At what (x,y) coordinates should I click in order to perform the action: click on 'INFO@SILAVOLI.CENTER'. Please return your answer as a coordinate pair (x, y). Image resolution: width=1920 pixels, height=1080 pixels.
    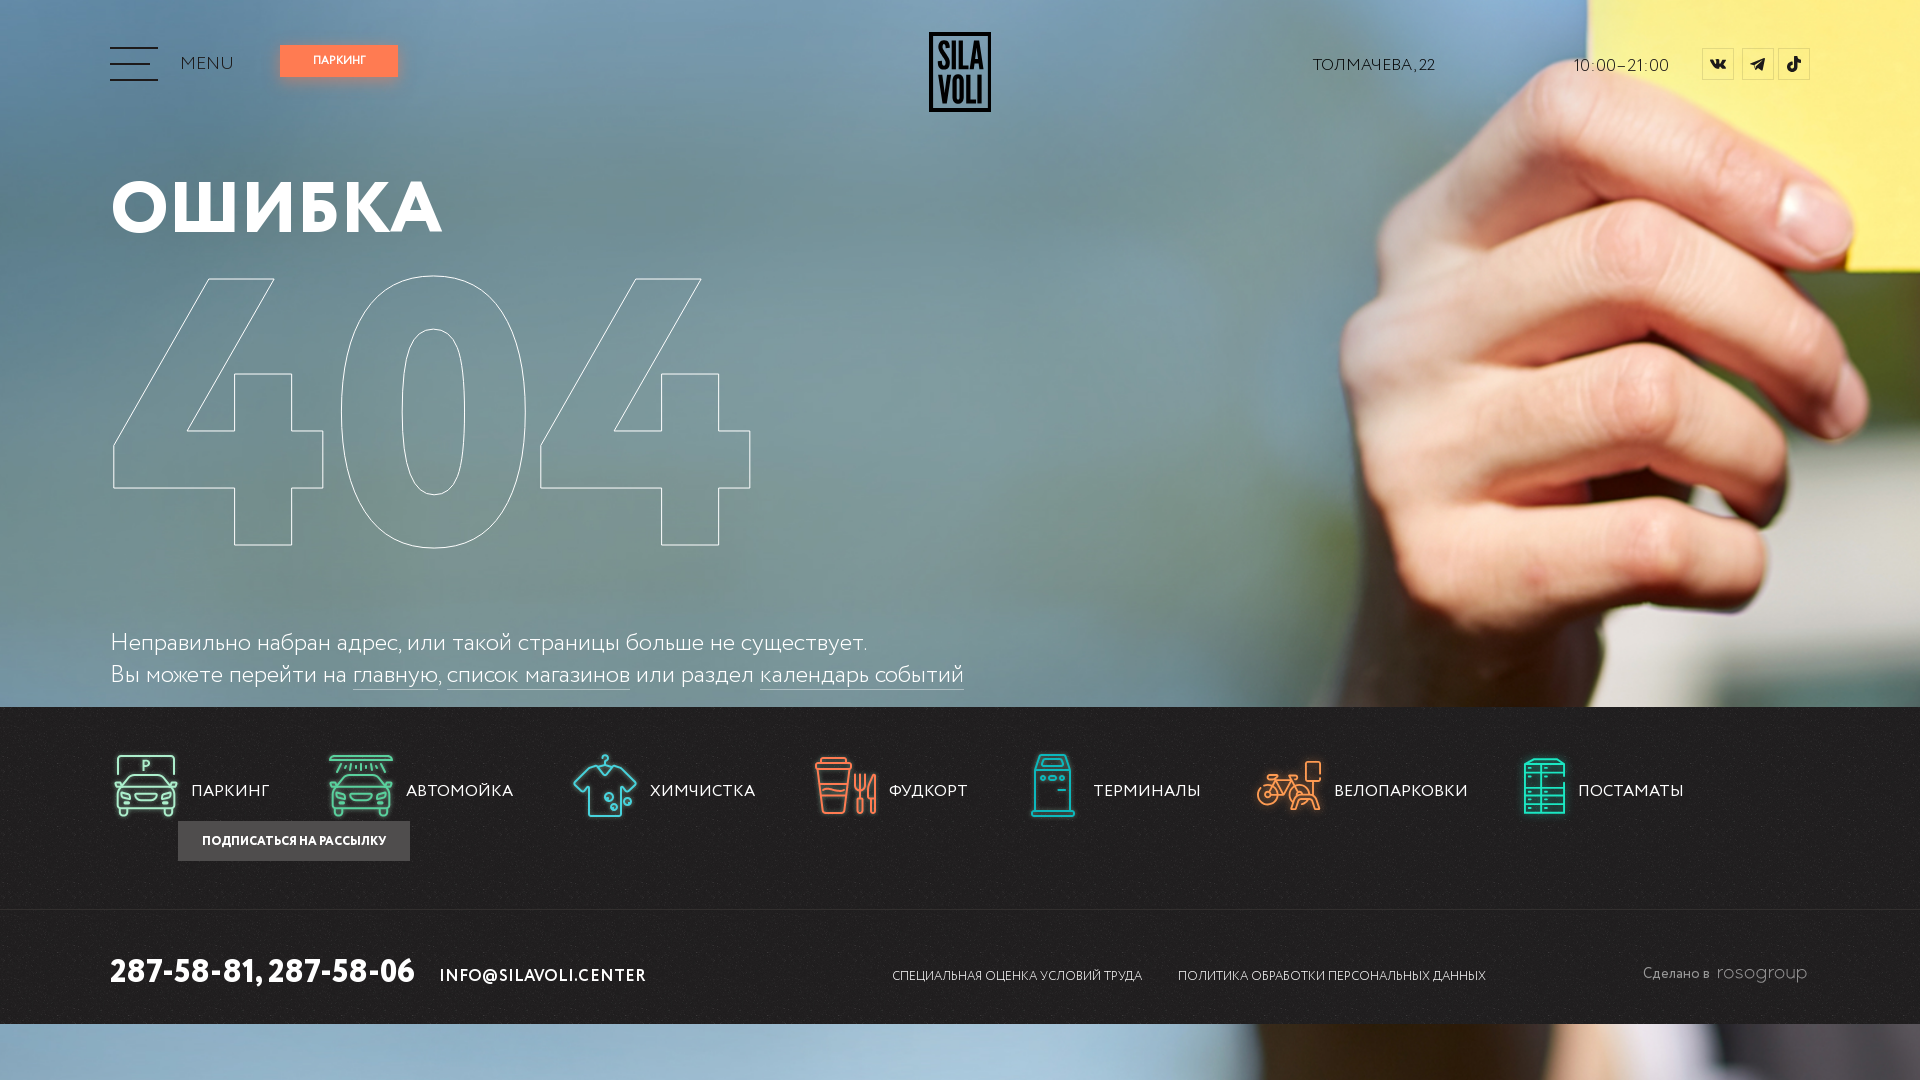
    Looking at the image, I should click on (542, 975).